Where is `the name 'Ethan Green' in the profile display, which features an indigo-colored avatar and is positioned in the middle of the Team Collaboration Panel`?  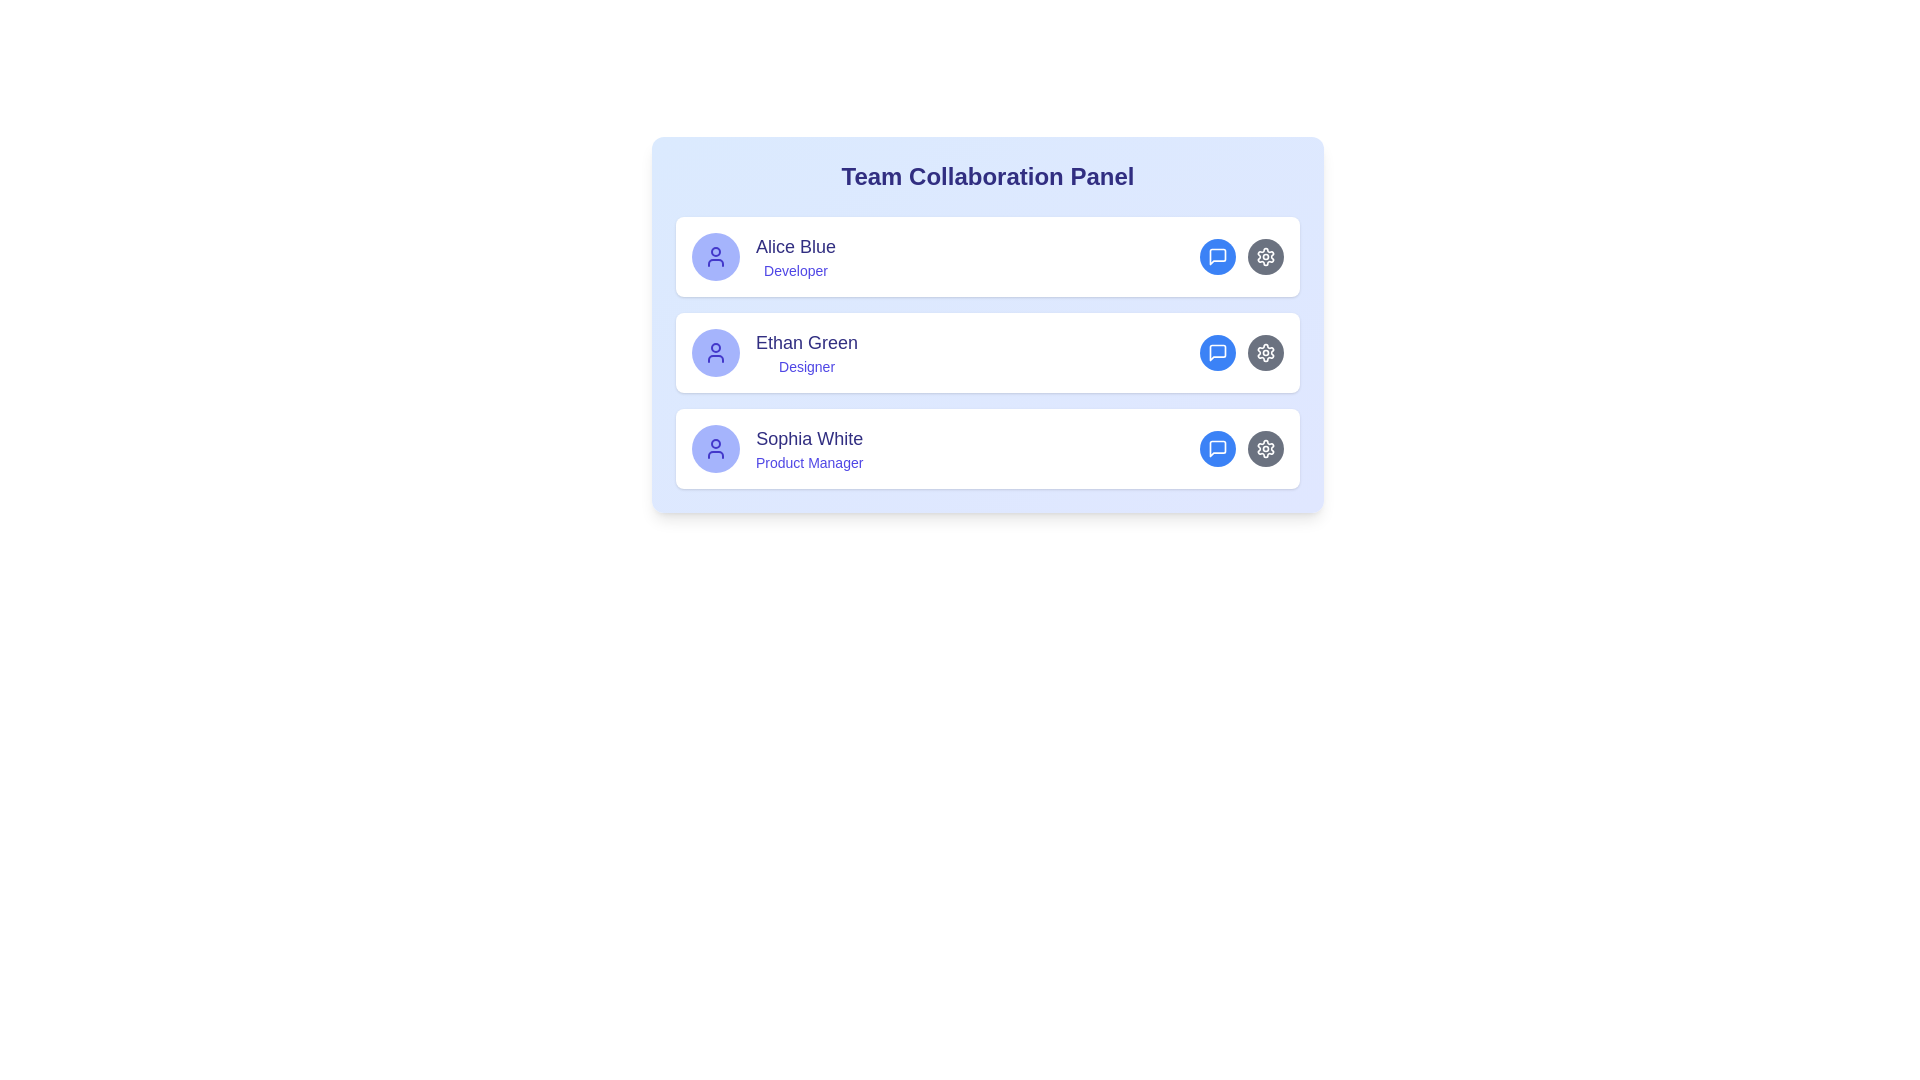
the name 'Ethan Green' in the profile display, which features an indigo-colored avatar and is positioned in the middle of the Team Collaboration Panel is located at coordinates (774, 352).